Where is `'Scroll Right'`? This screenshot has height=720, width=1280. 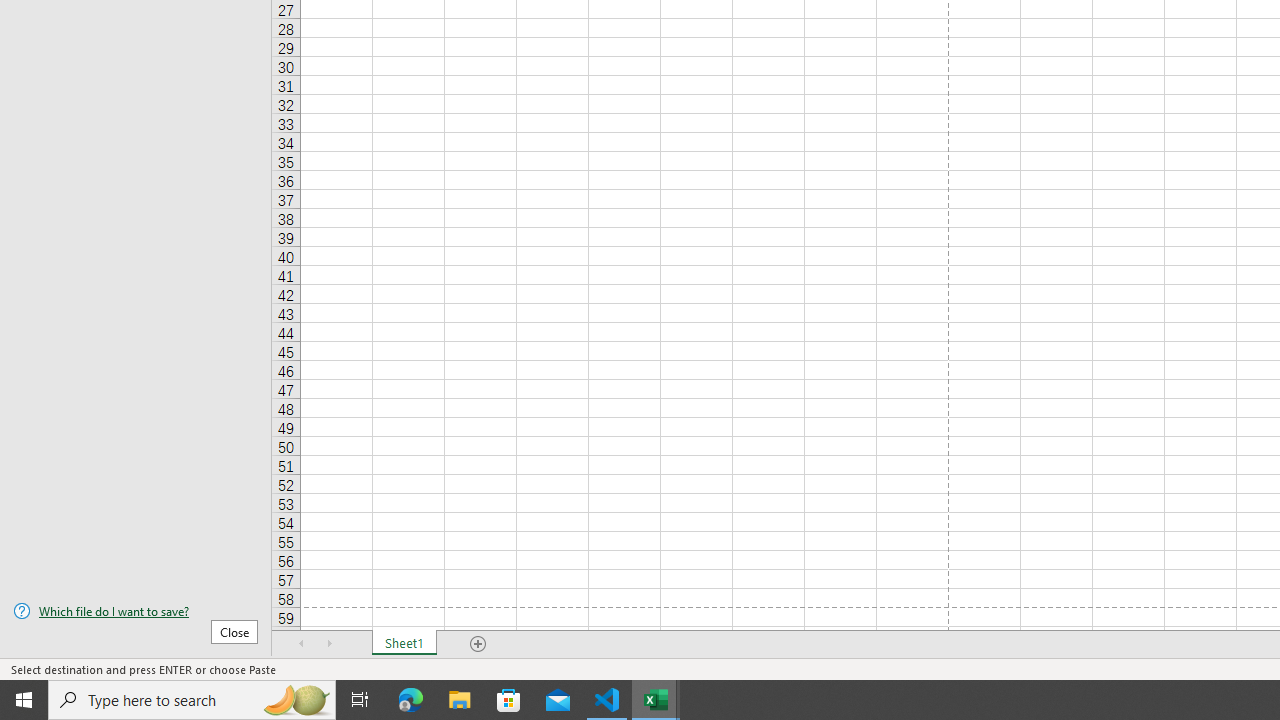
'Scroll Right' is located at coordinates (330, 644).